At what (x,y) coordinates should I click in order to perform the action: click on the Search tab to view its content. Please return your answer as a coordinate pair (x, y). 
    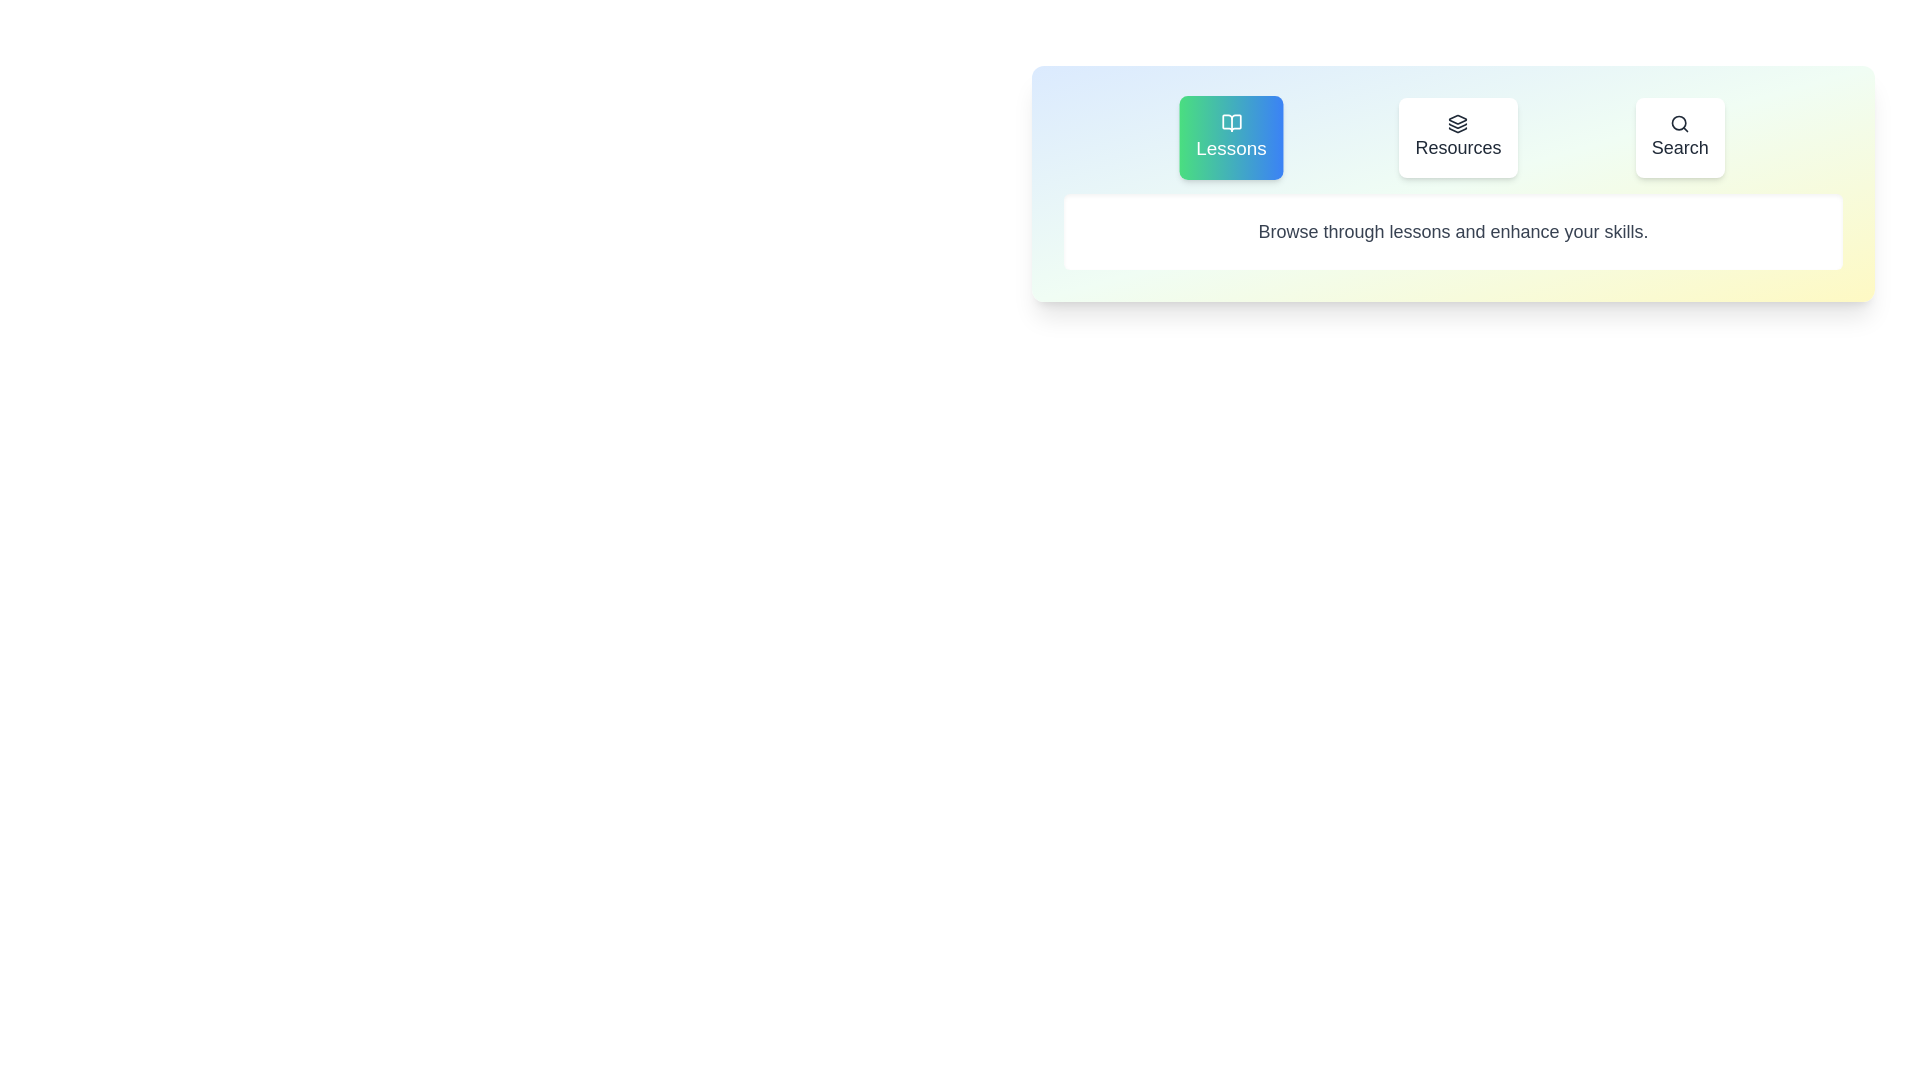
    Looking at the image, I should click on (1680, 137).